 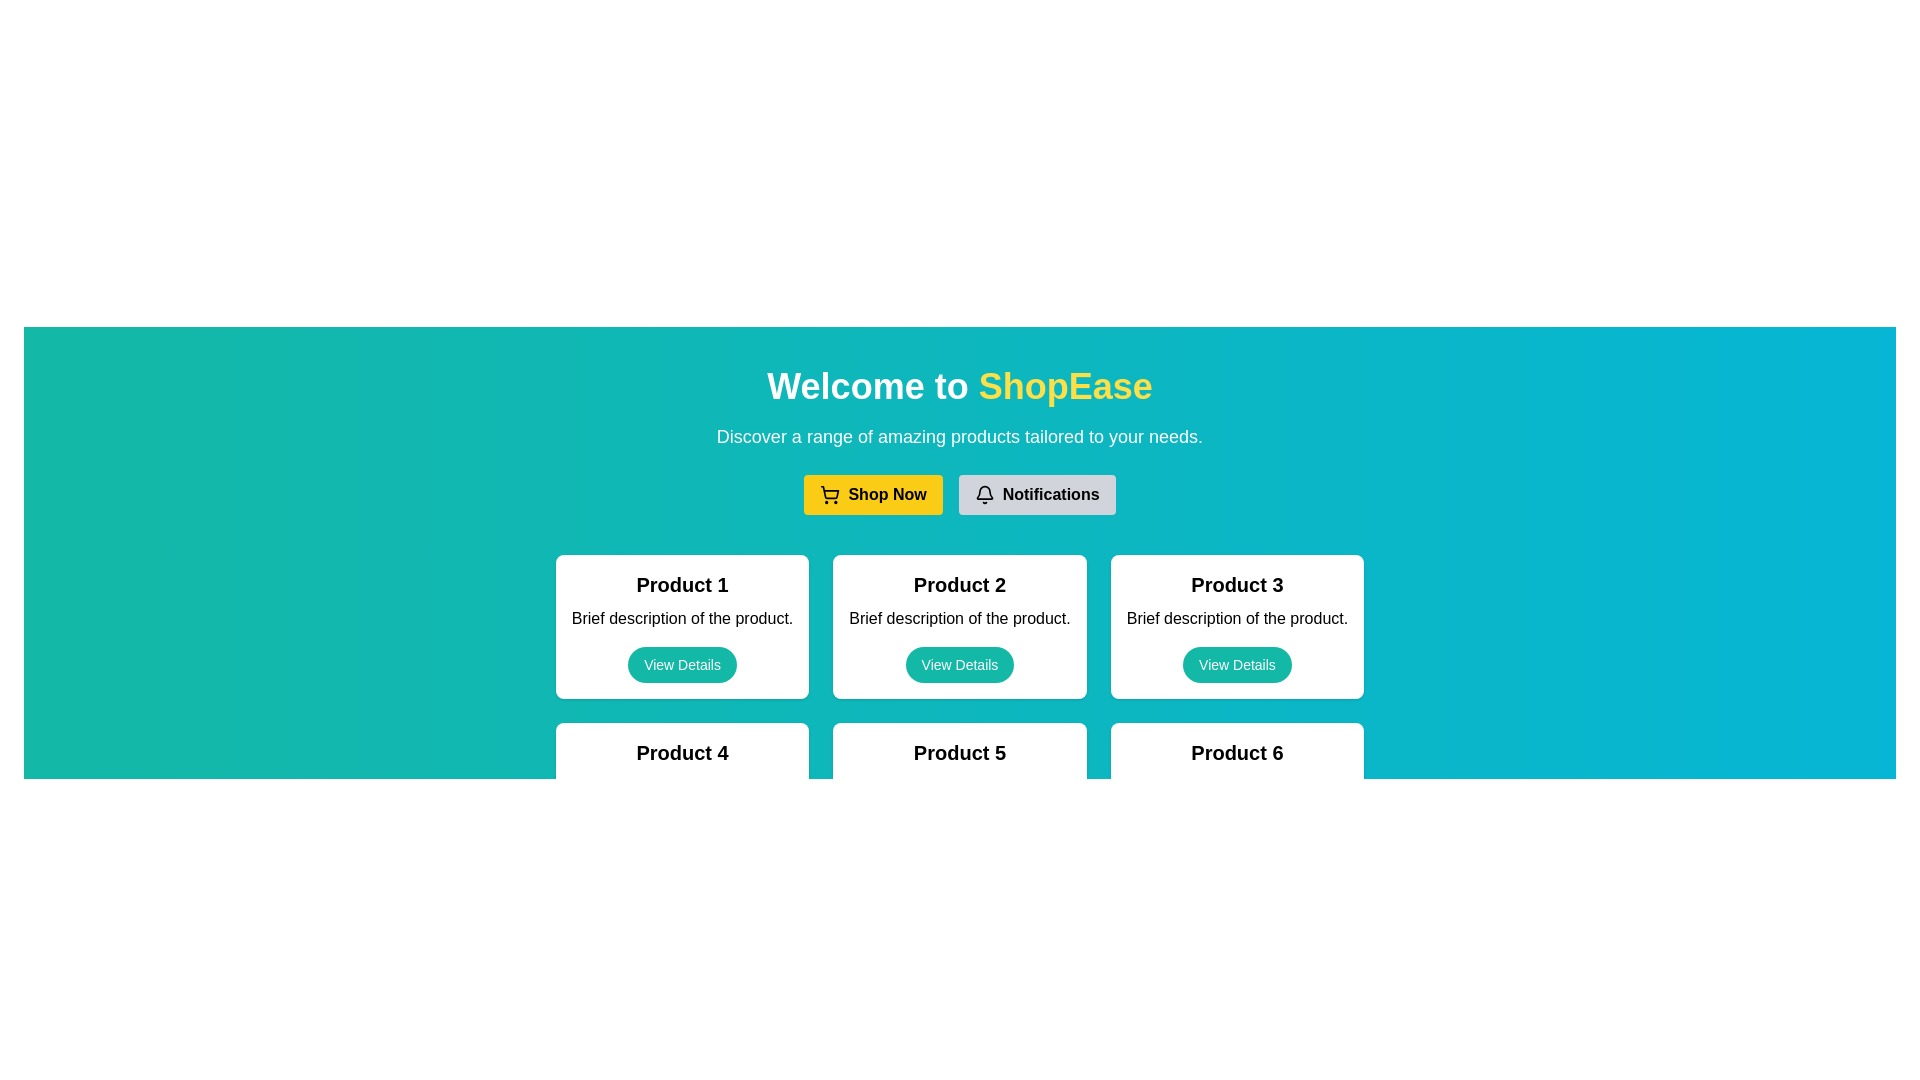 What do you see at coordinates (682, 617) in the screenshot?
I see `text element located within the 'Product 1' card, which provides a brief description of the associated product, positioned below the title and above the 'View Details' button` at bounding box center [682, 617].